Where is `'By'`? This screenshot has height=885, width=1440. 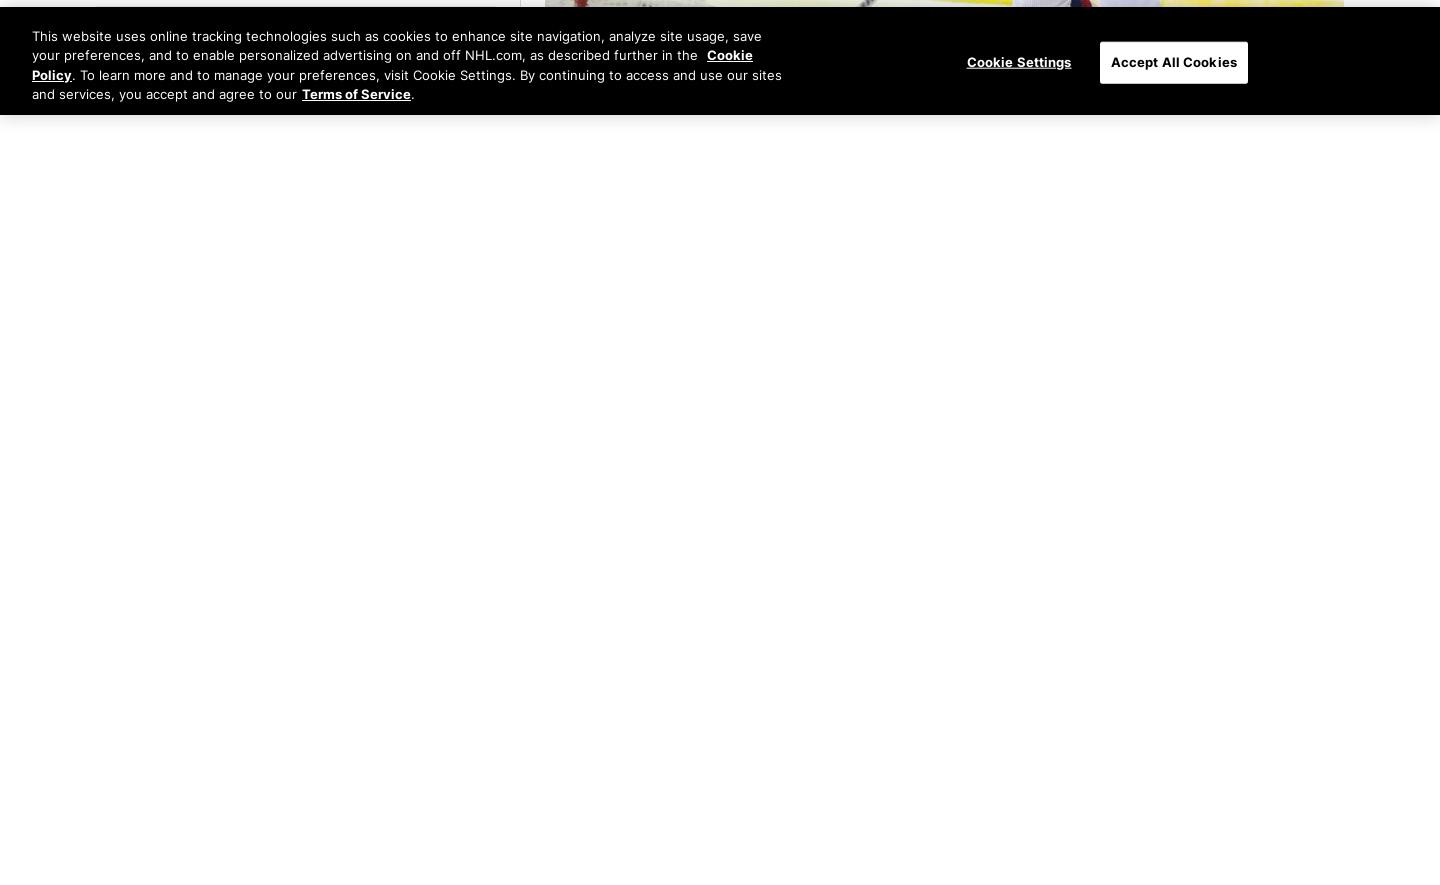 'By' is located at coordinates (553, 116).